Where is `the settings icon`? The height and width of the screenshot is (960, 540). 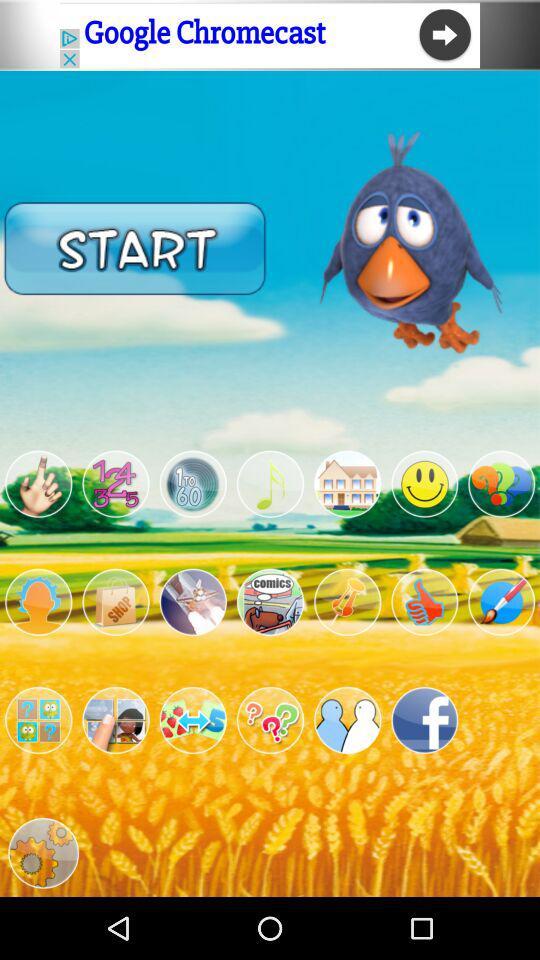 the settings icon is located at coordinates (43, 913).